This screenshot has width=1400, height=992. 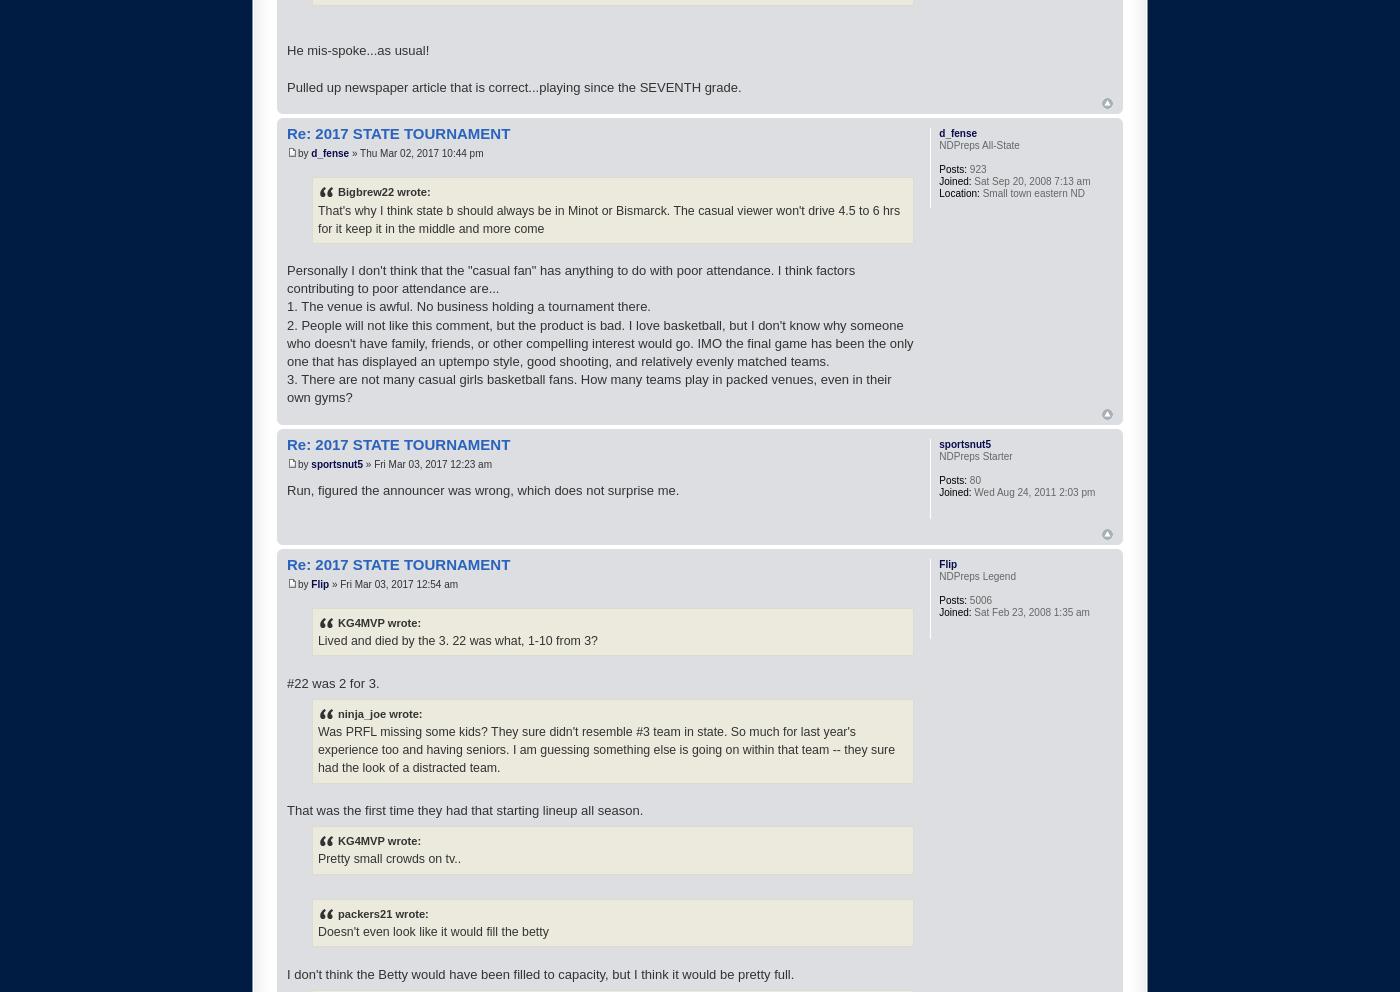 I want to click on 'NDPreps Starter', so click(x=975, y=454).